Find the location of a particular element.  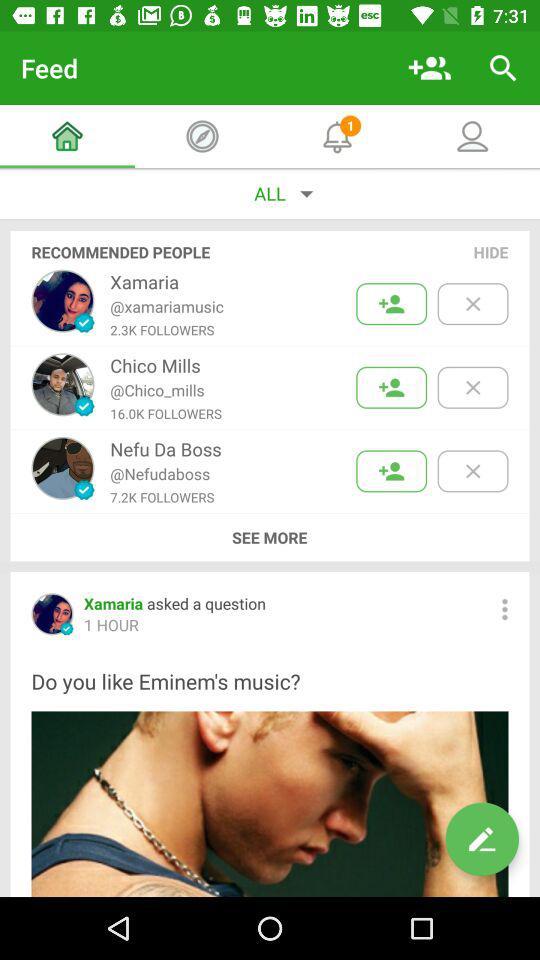

remove person from list is located at coordinates (472, 386).